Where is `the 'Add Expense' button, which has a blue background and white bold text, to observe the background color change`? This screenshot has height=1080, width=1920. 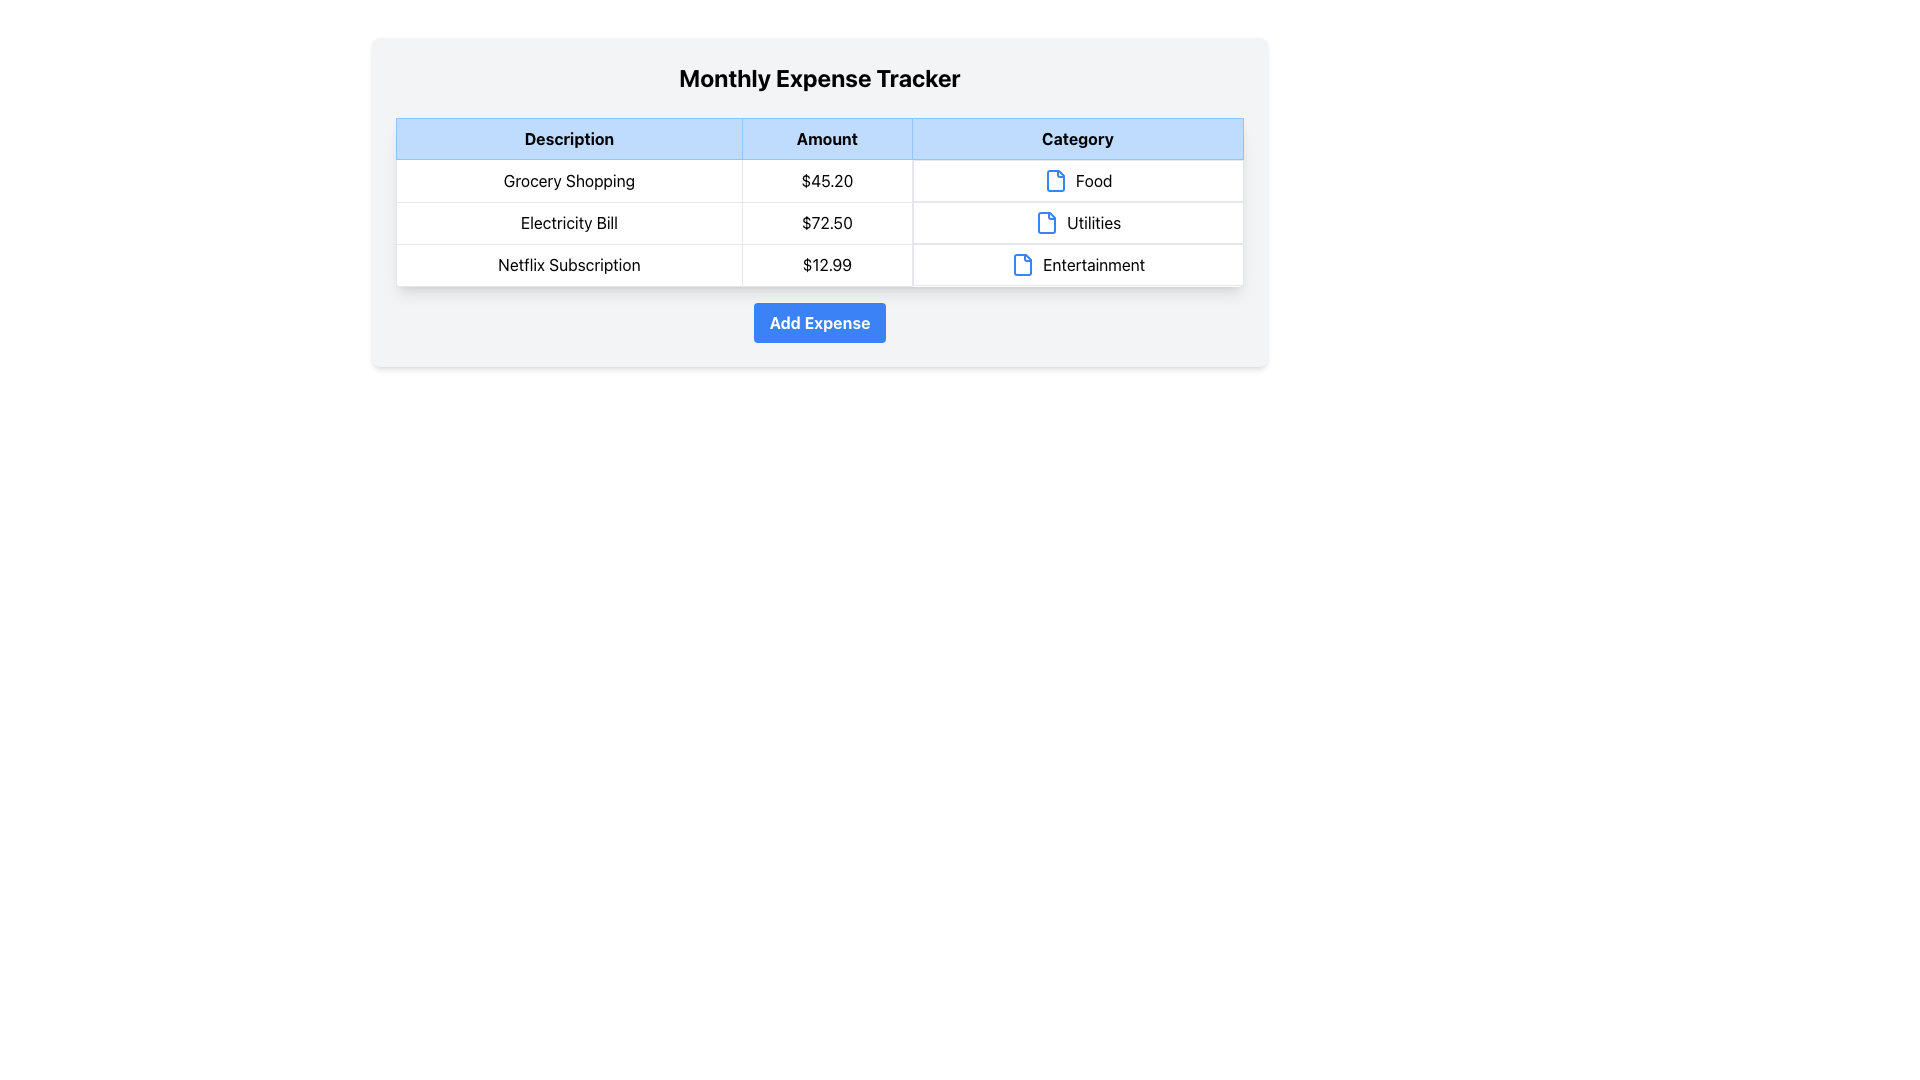 the 'Add Expense' button, which has a blue background and white bold text, to observe the background color change is located at coordinates (820, 321).